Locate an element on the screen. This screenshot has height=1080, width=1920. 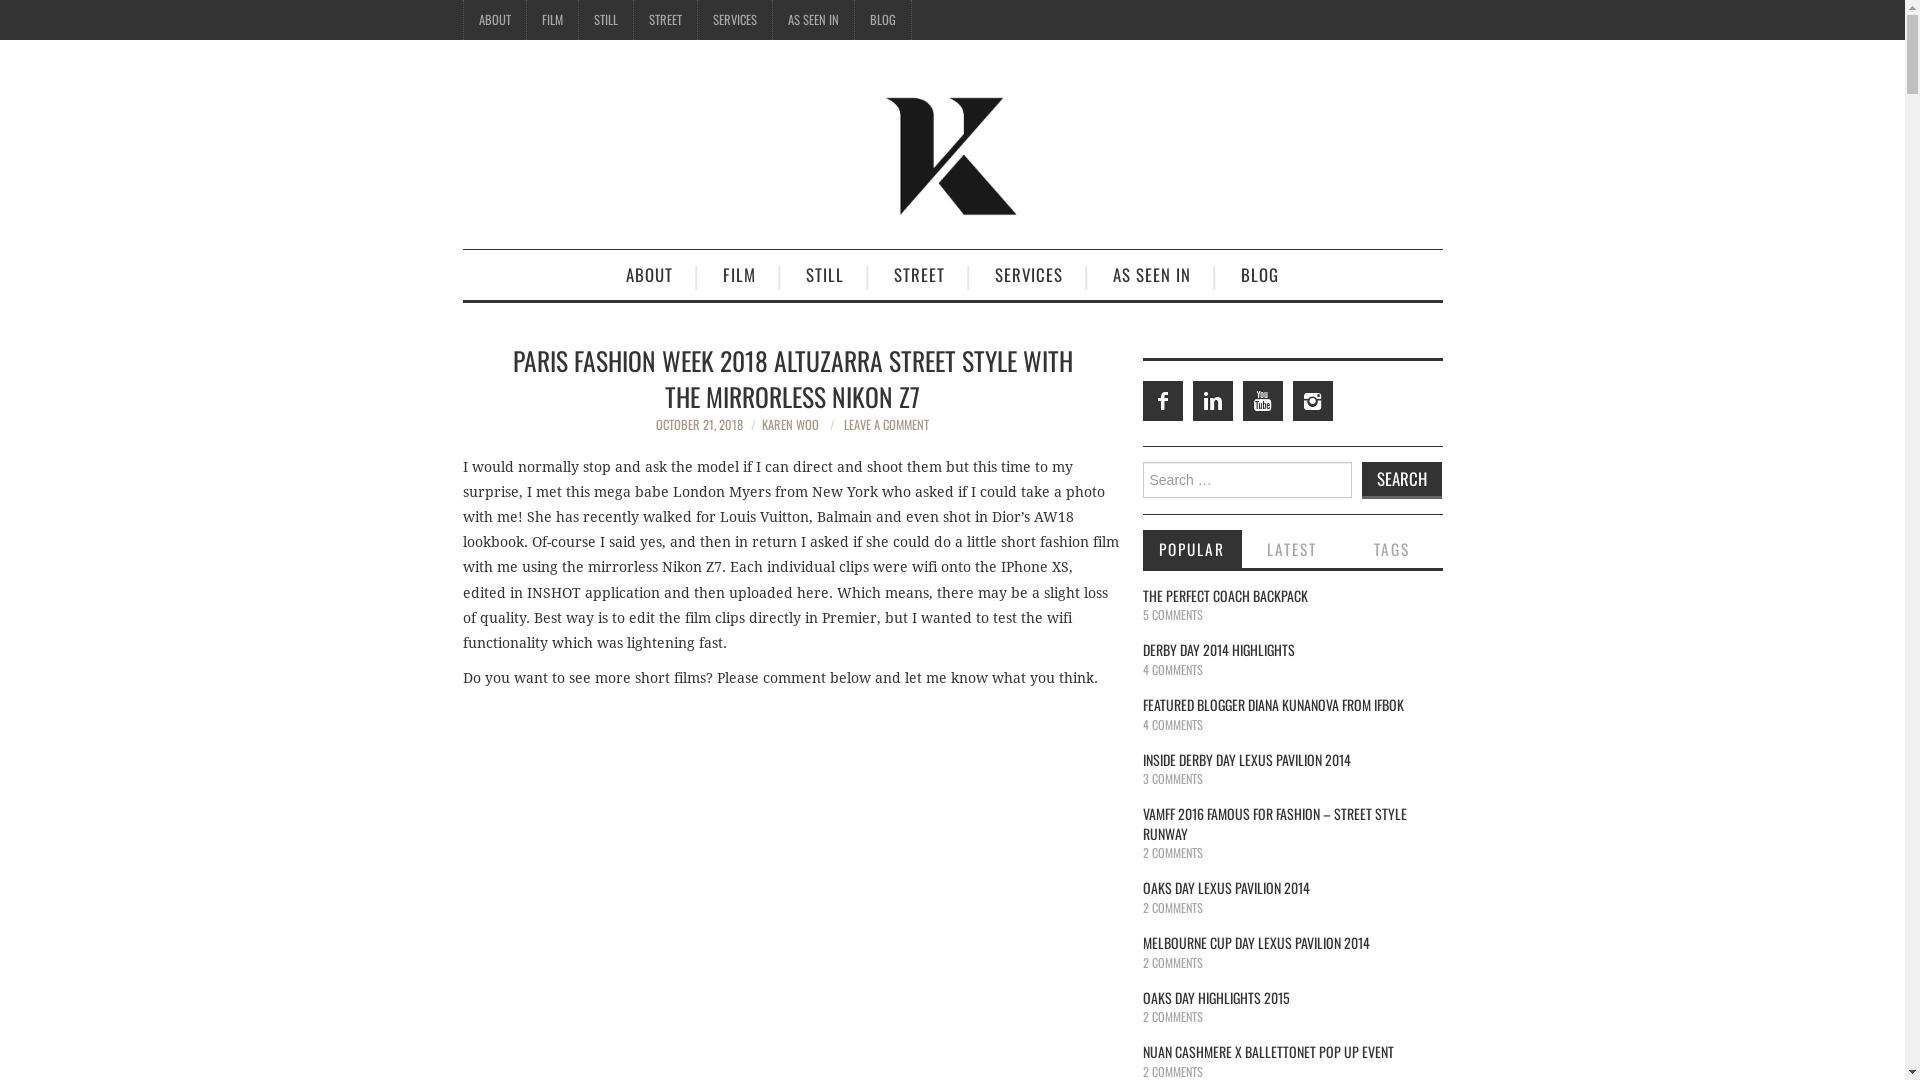
'OAKS DAY HIGHLIGHTS 2015' is located at coordinates (1142, 997).